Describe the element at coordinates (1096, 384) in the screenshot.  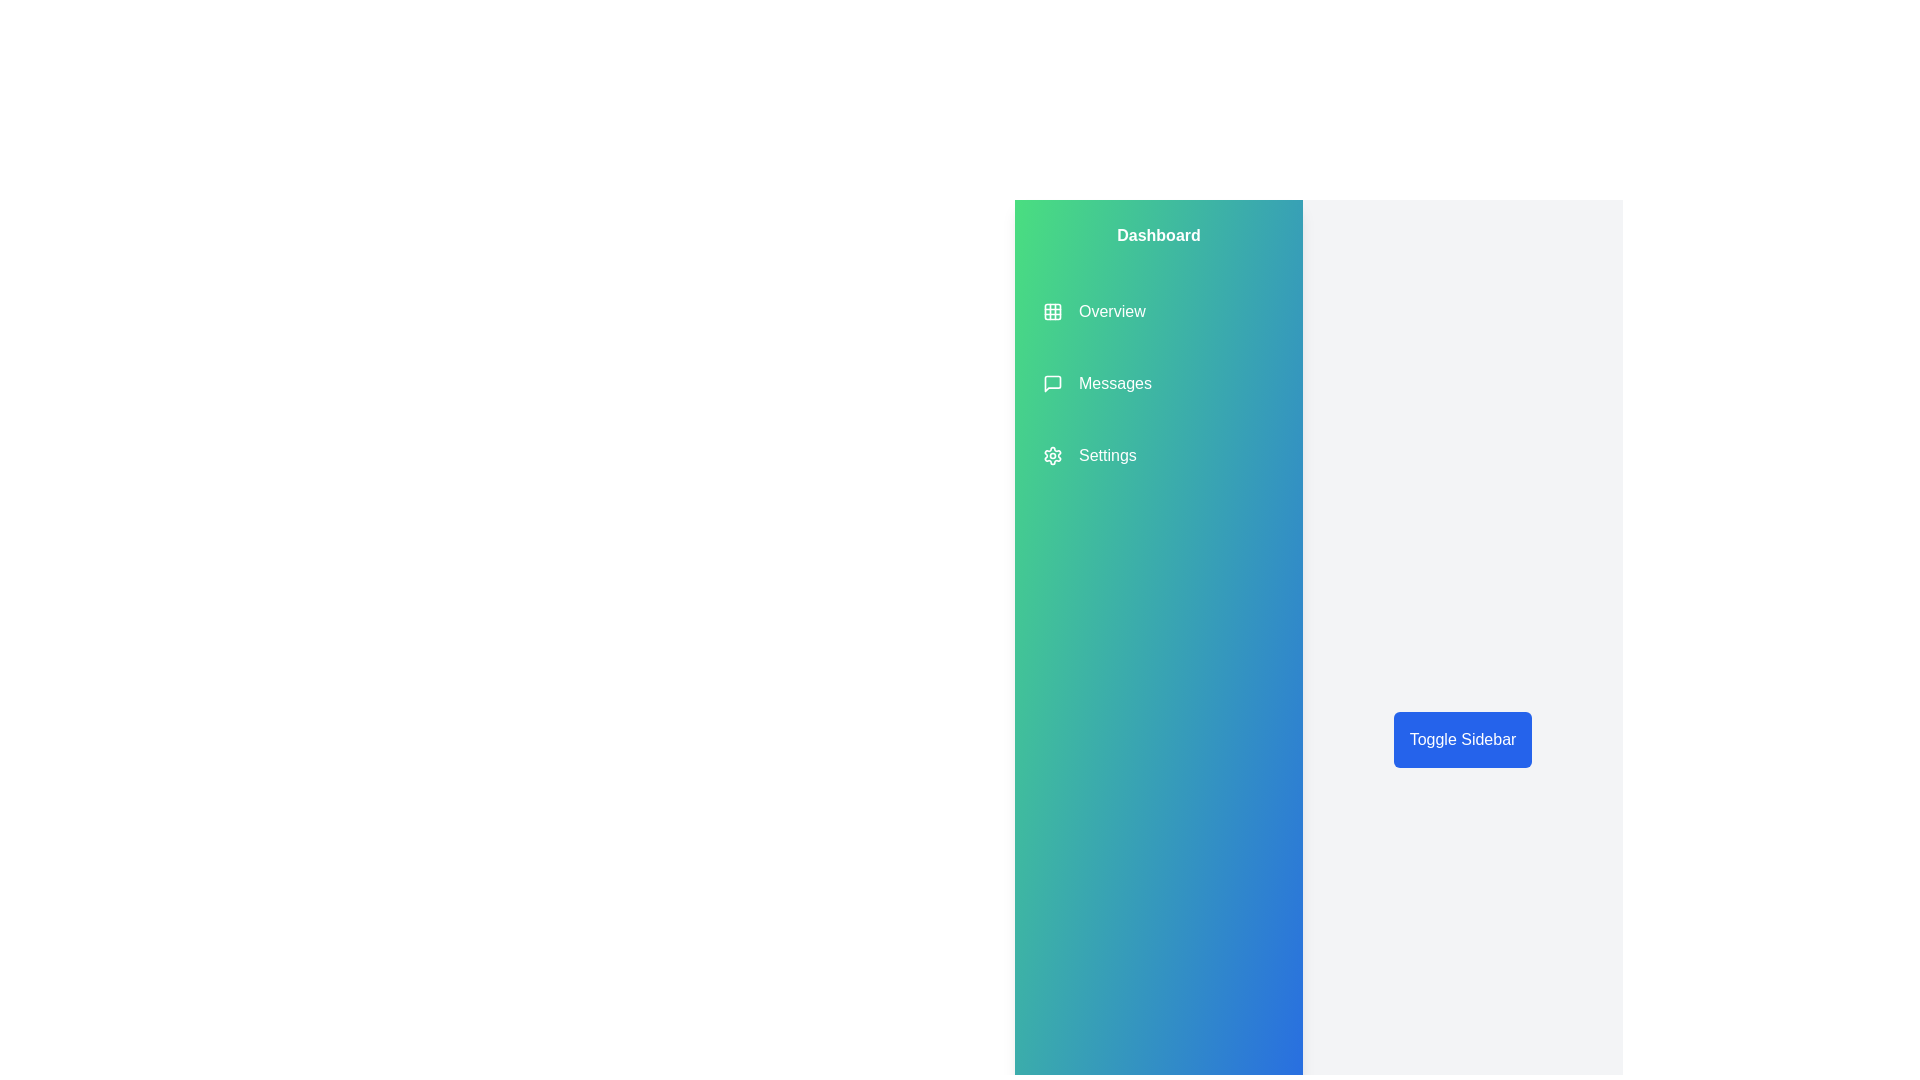
I see `the sidebar item Messages to observe its hover effect` at that location.